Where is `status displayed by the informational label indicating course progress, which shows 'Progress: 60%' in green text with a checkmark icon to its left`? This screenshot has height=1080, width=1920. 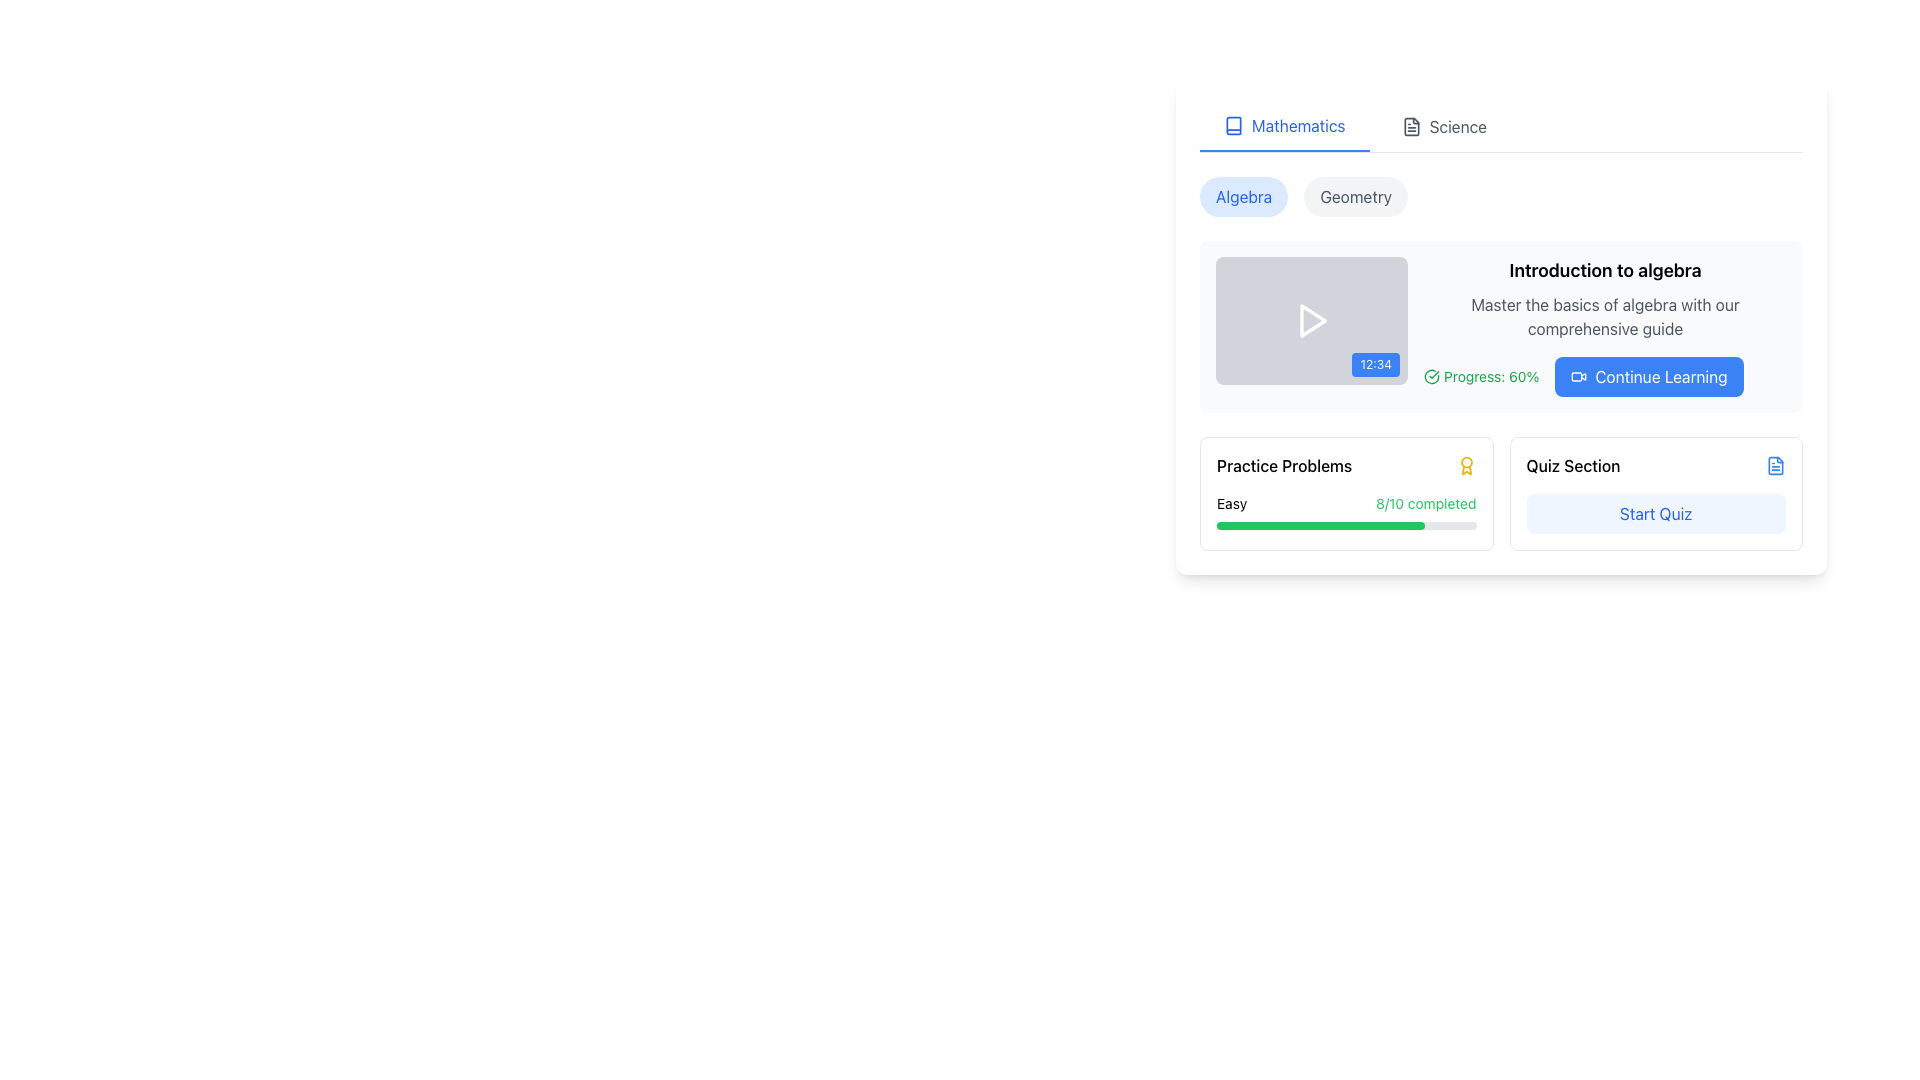
status displayed by the informational label indicating course progress, which shows 'Progress: 60%' in green text with a checkmark icon to its left is located at coordinates (1481, 377).